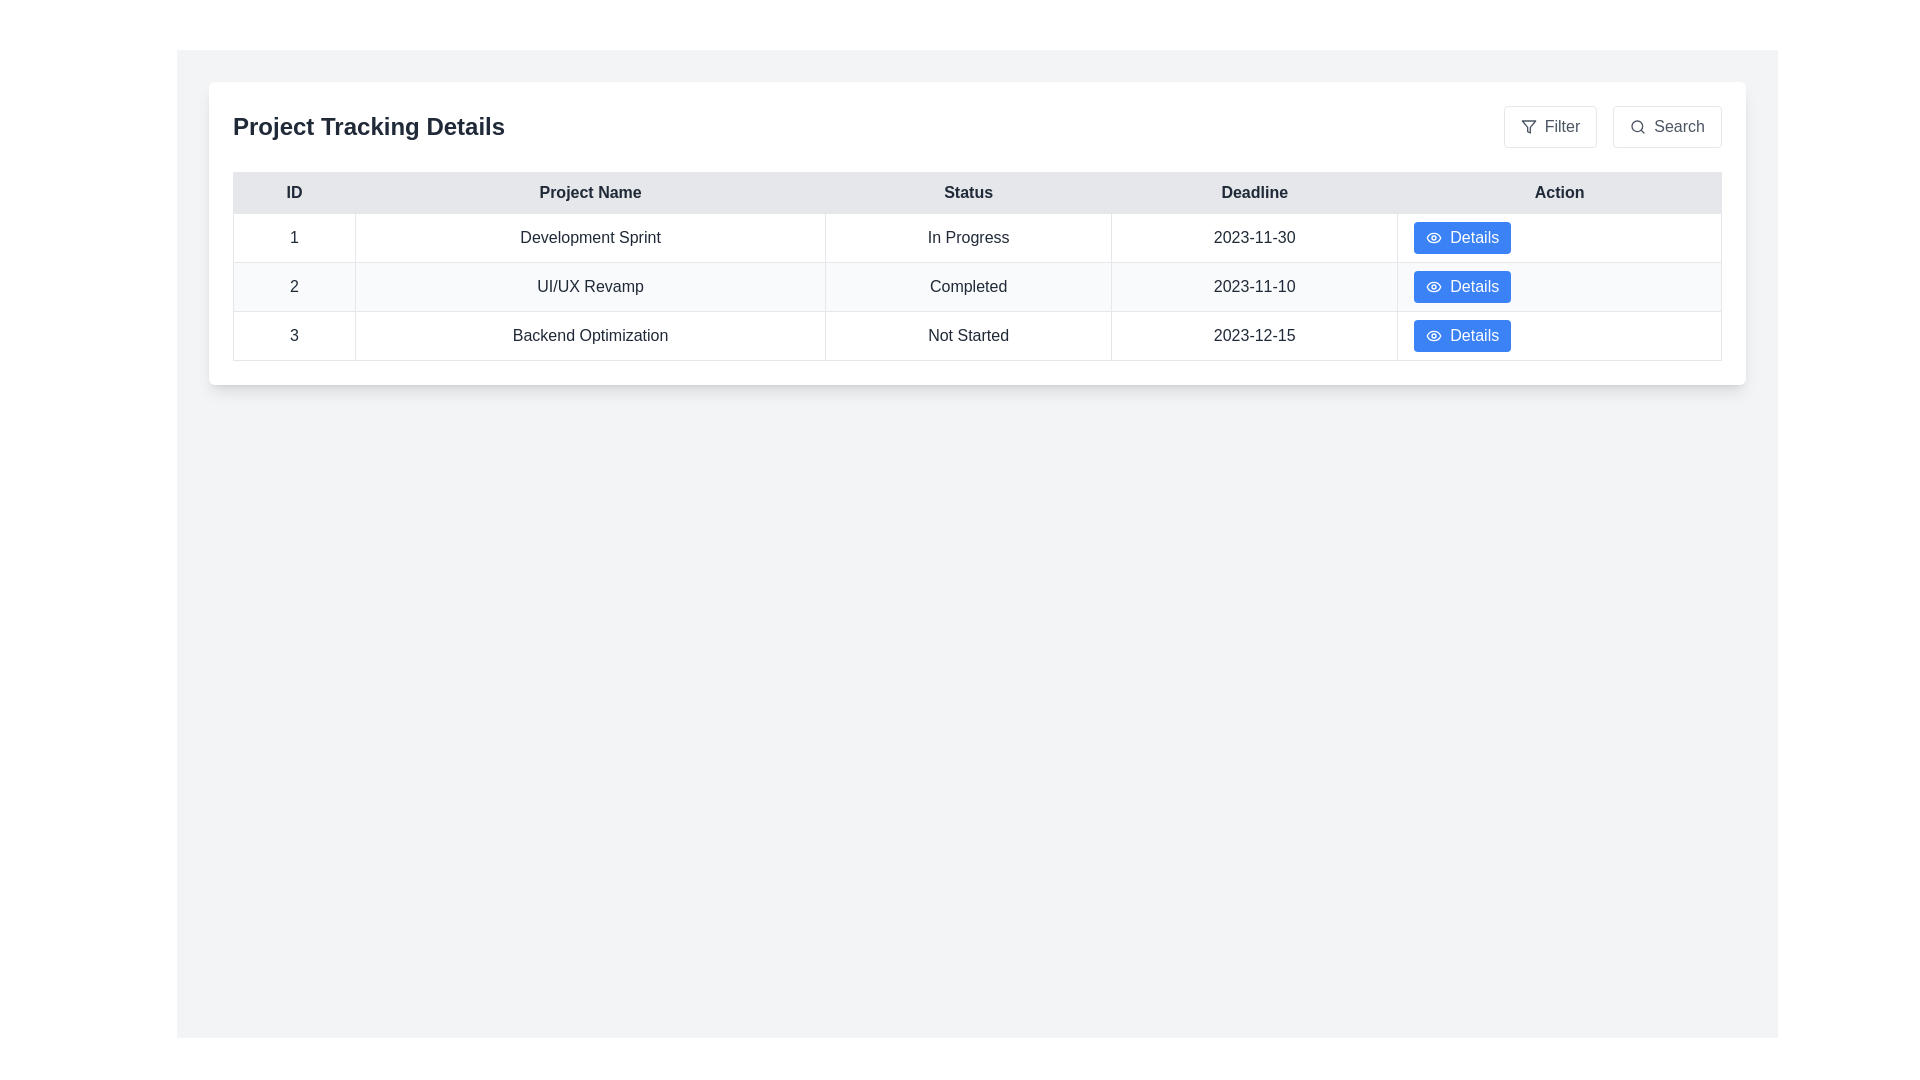 The width and height of the screenshot is (1920, 1080). What do you see at coordinates (968, 286) in the screenshot?
I see `the 'Completed' static text label in the 'Status' column of the 'Project Tracking Details' table, which is located between the 'UI/UX Revamp' and 'Deadline' cells` at bounding box center [968, 286].